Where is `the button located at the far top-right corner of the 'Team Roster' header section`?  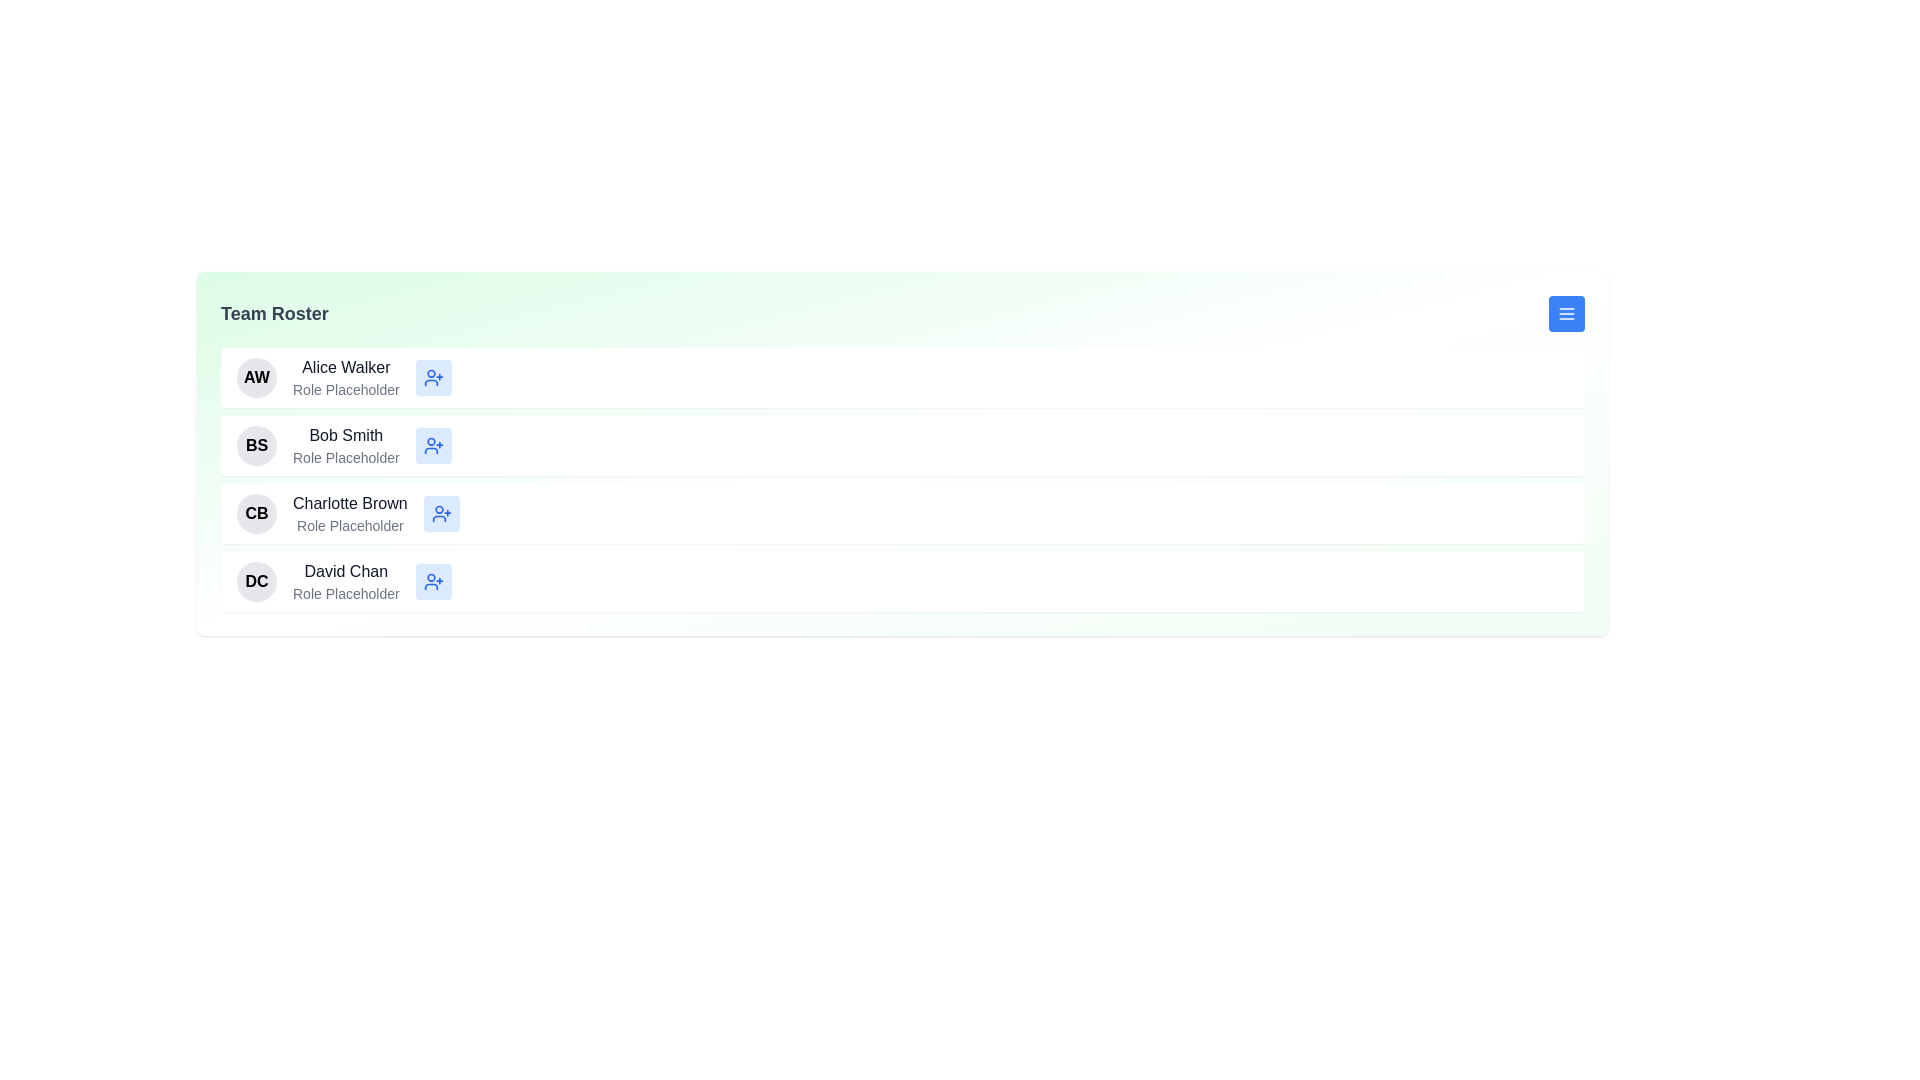 the button located at the far top-right corner of the 'Team Roster' header section is located at coordinates (1565, 313).